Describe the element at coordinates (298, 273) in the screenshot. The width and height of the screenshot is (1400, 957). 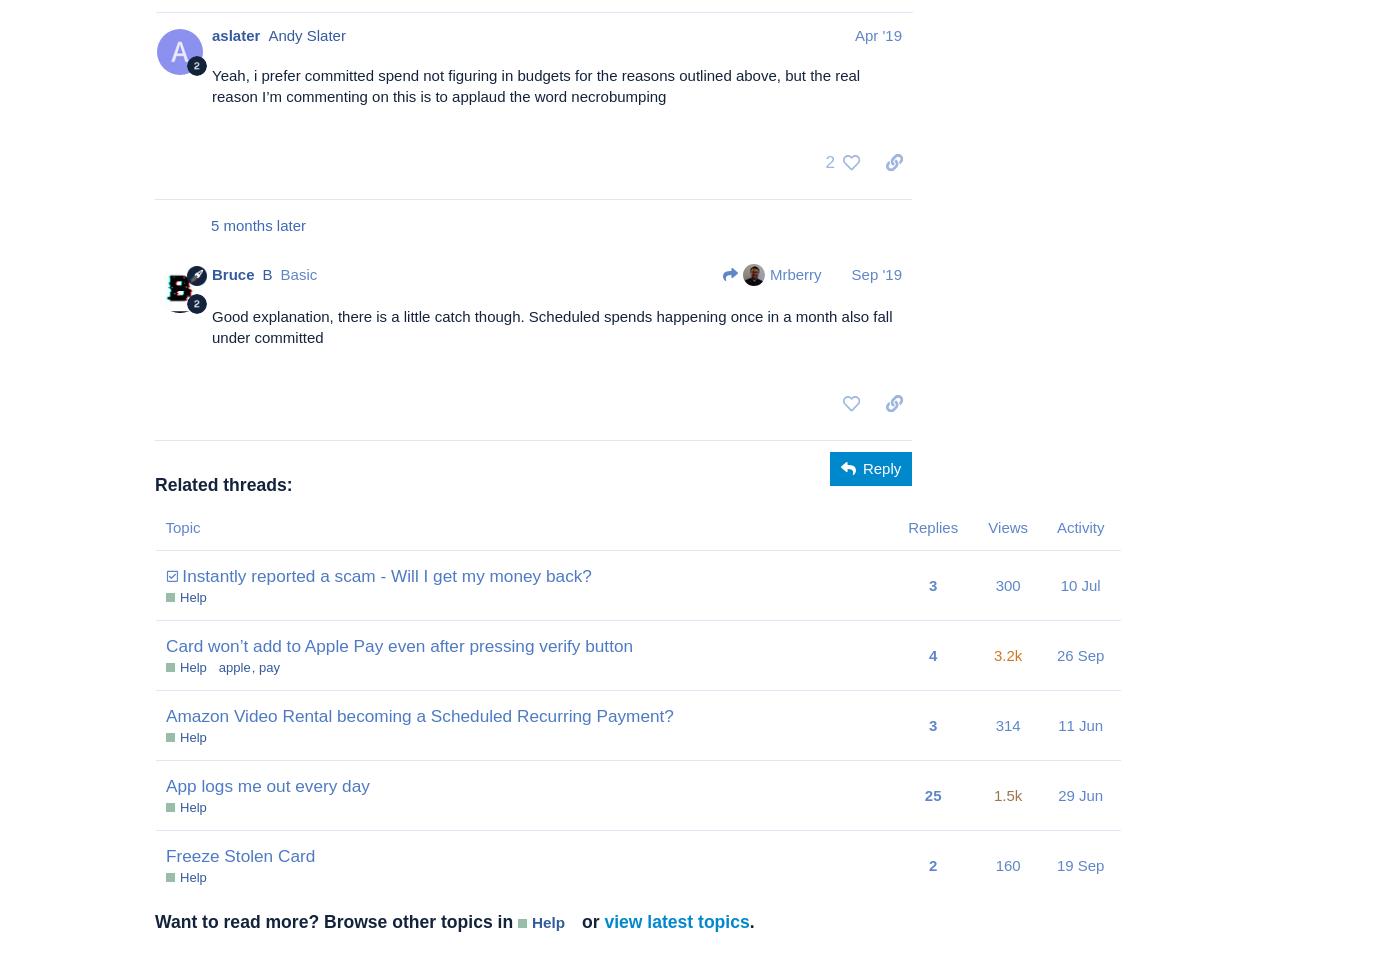
I see `'Basic'` at that location.